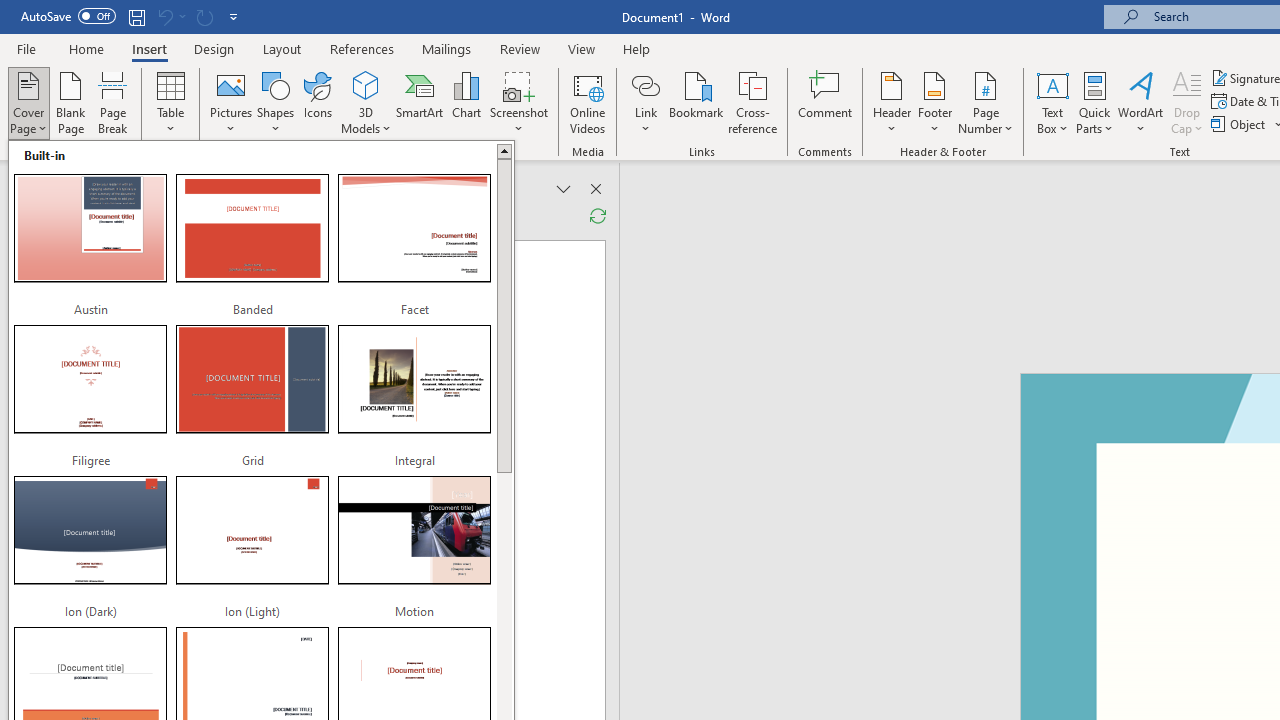  Describe the element at coordinates (825, 103) in the screenshot. I see `'Comment'` at that location.